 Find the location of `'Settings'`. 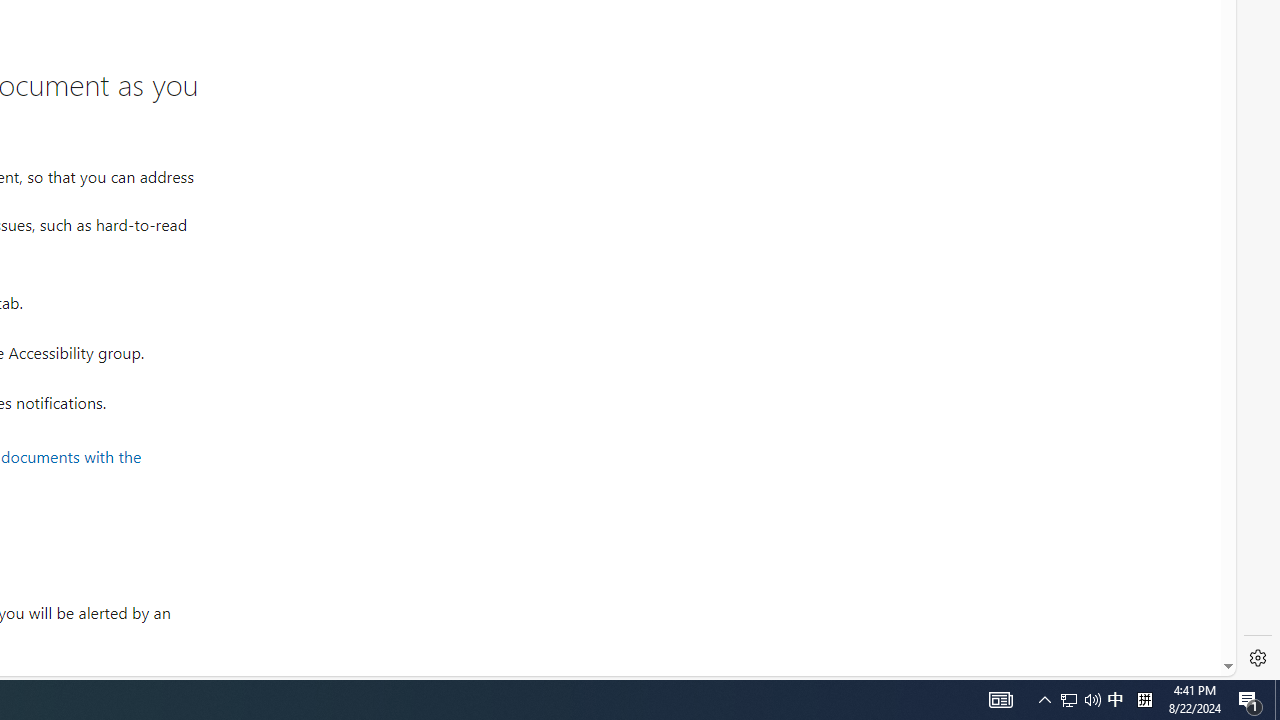

'Settings' is located at coordinates (1257, 658).